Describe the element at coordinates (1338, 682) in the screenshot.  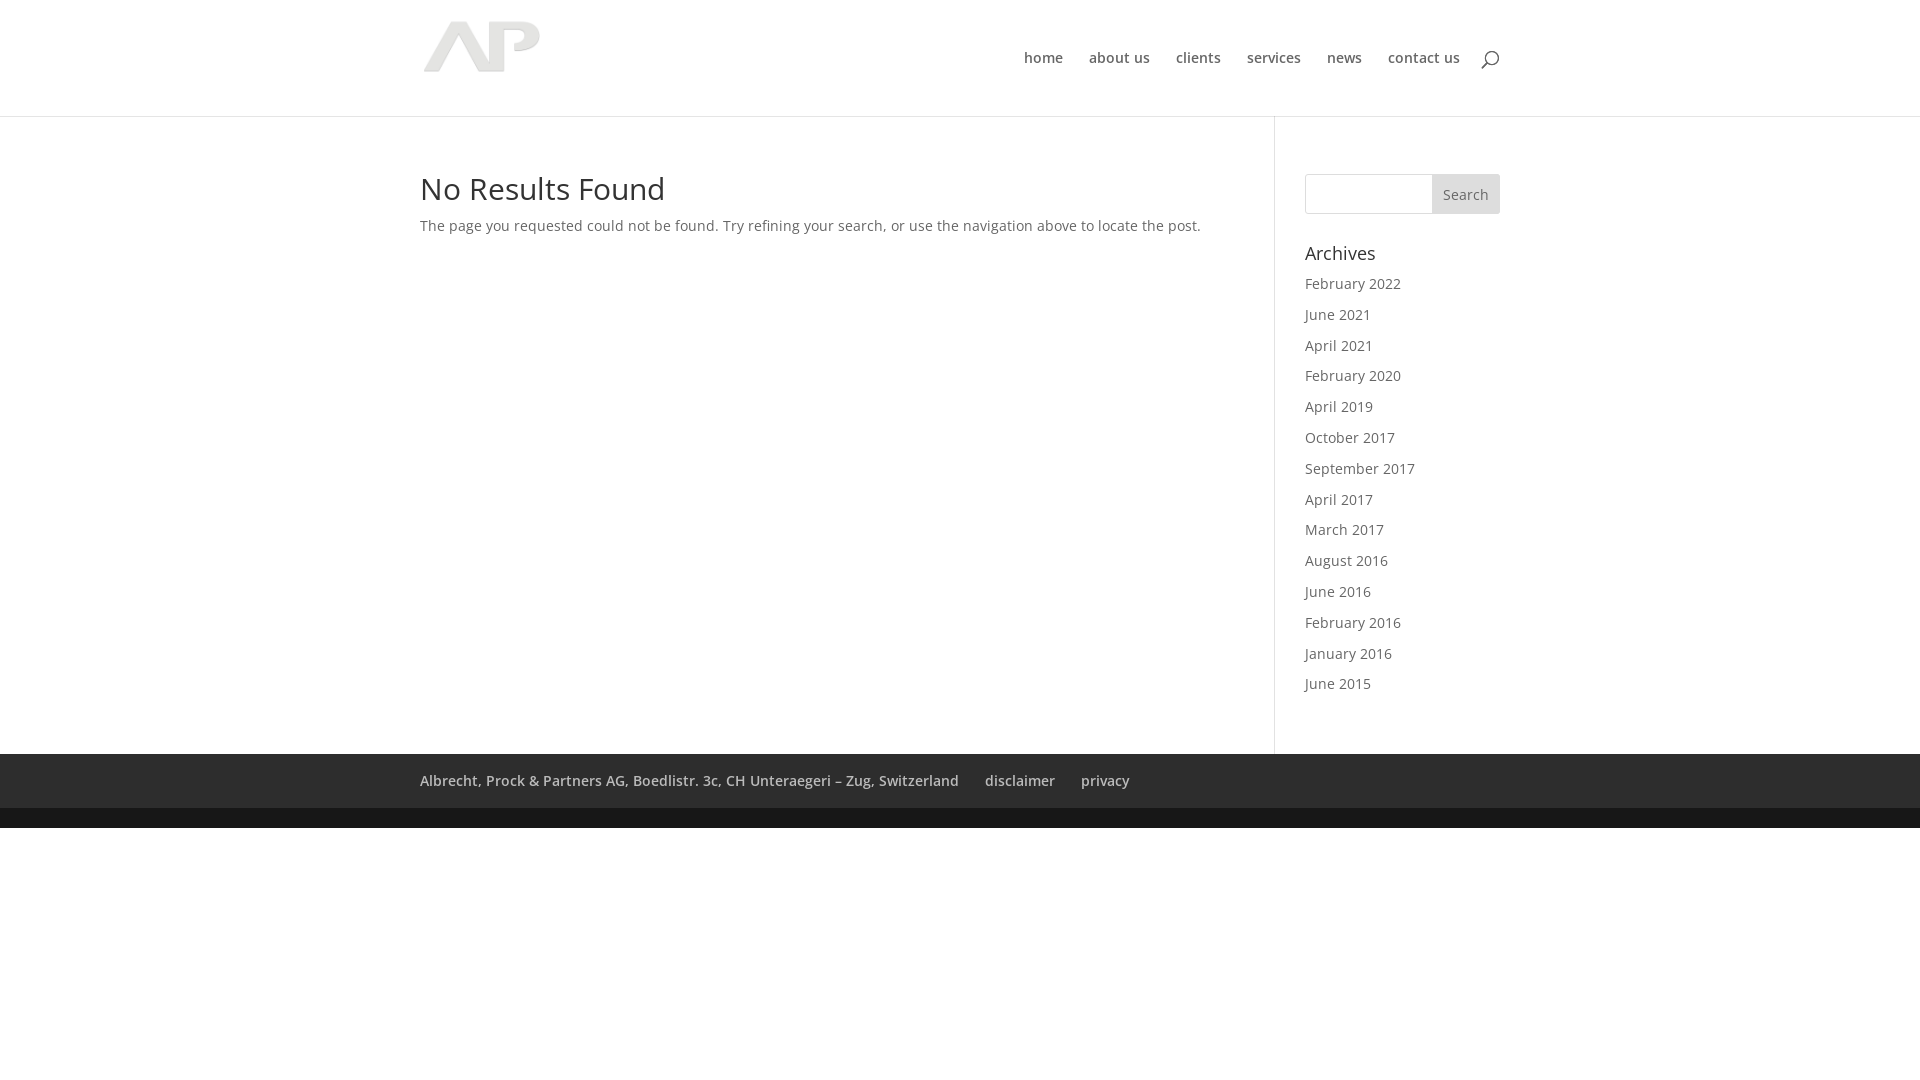
I see `'June 2015'` at that location.